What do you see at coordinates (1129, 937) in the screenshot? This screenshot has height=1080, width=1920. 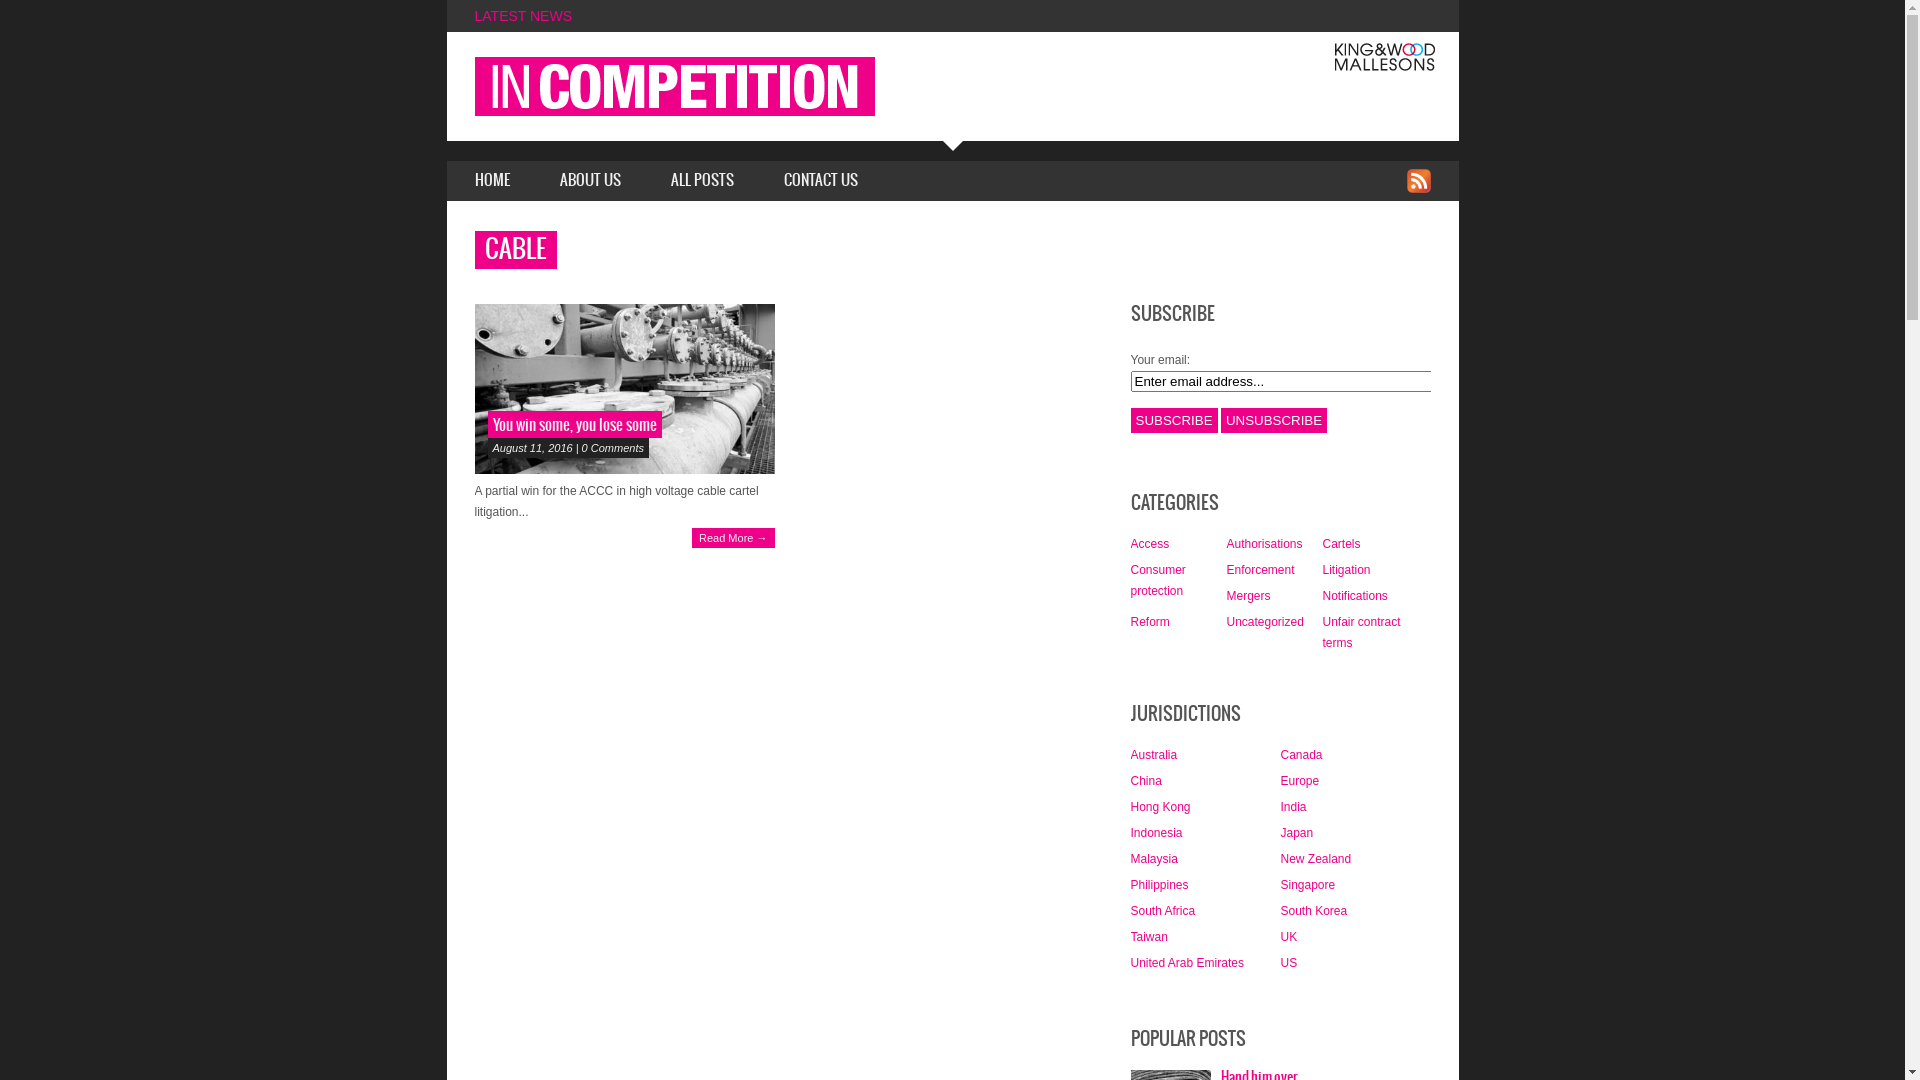 I see `'Taiwan'` at bounding box center [1129, 937].